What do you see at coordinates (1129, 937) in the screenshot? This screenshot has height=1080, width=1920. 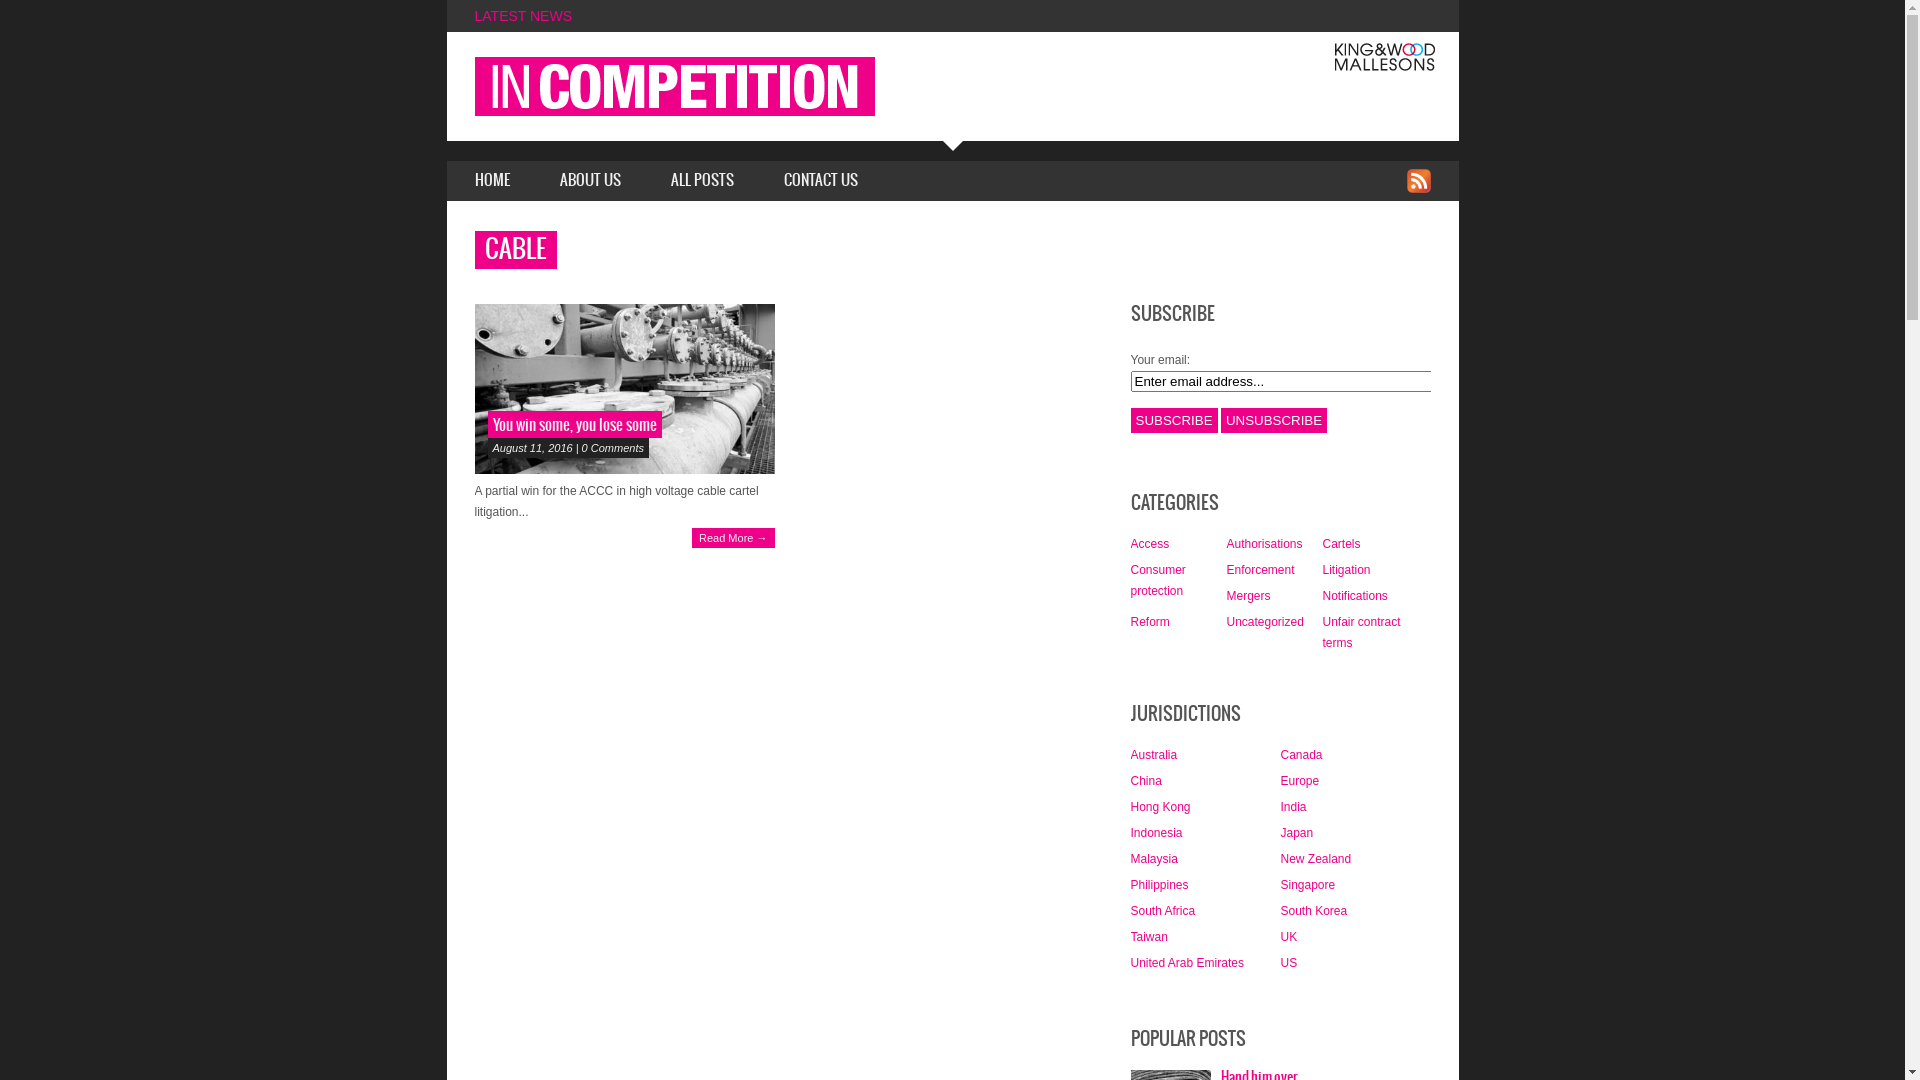 I see `'Taiwan'` at bounding box center [1129, 937].